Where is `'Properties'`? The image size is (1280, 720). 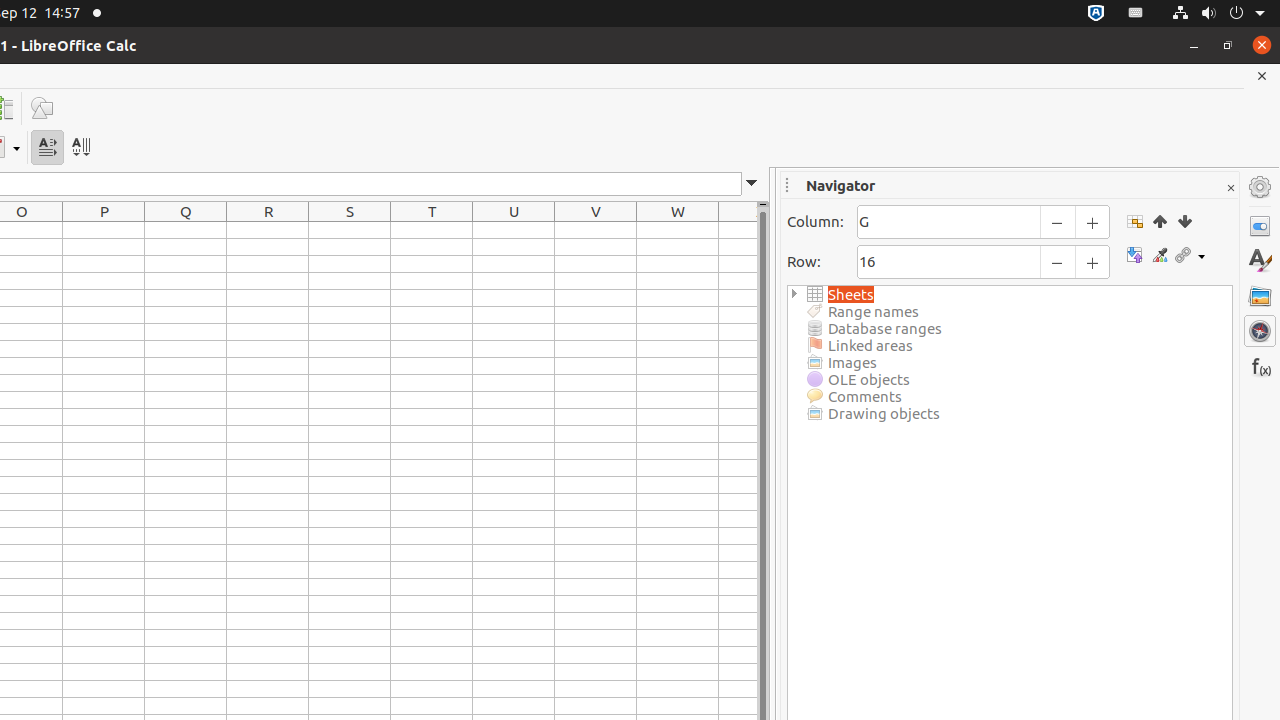
'Properties' is located at coordinates (1259, 225).